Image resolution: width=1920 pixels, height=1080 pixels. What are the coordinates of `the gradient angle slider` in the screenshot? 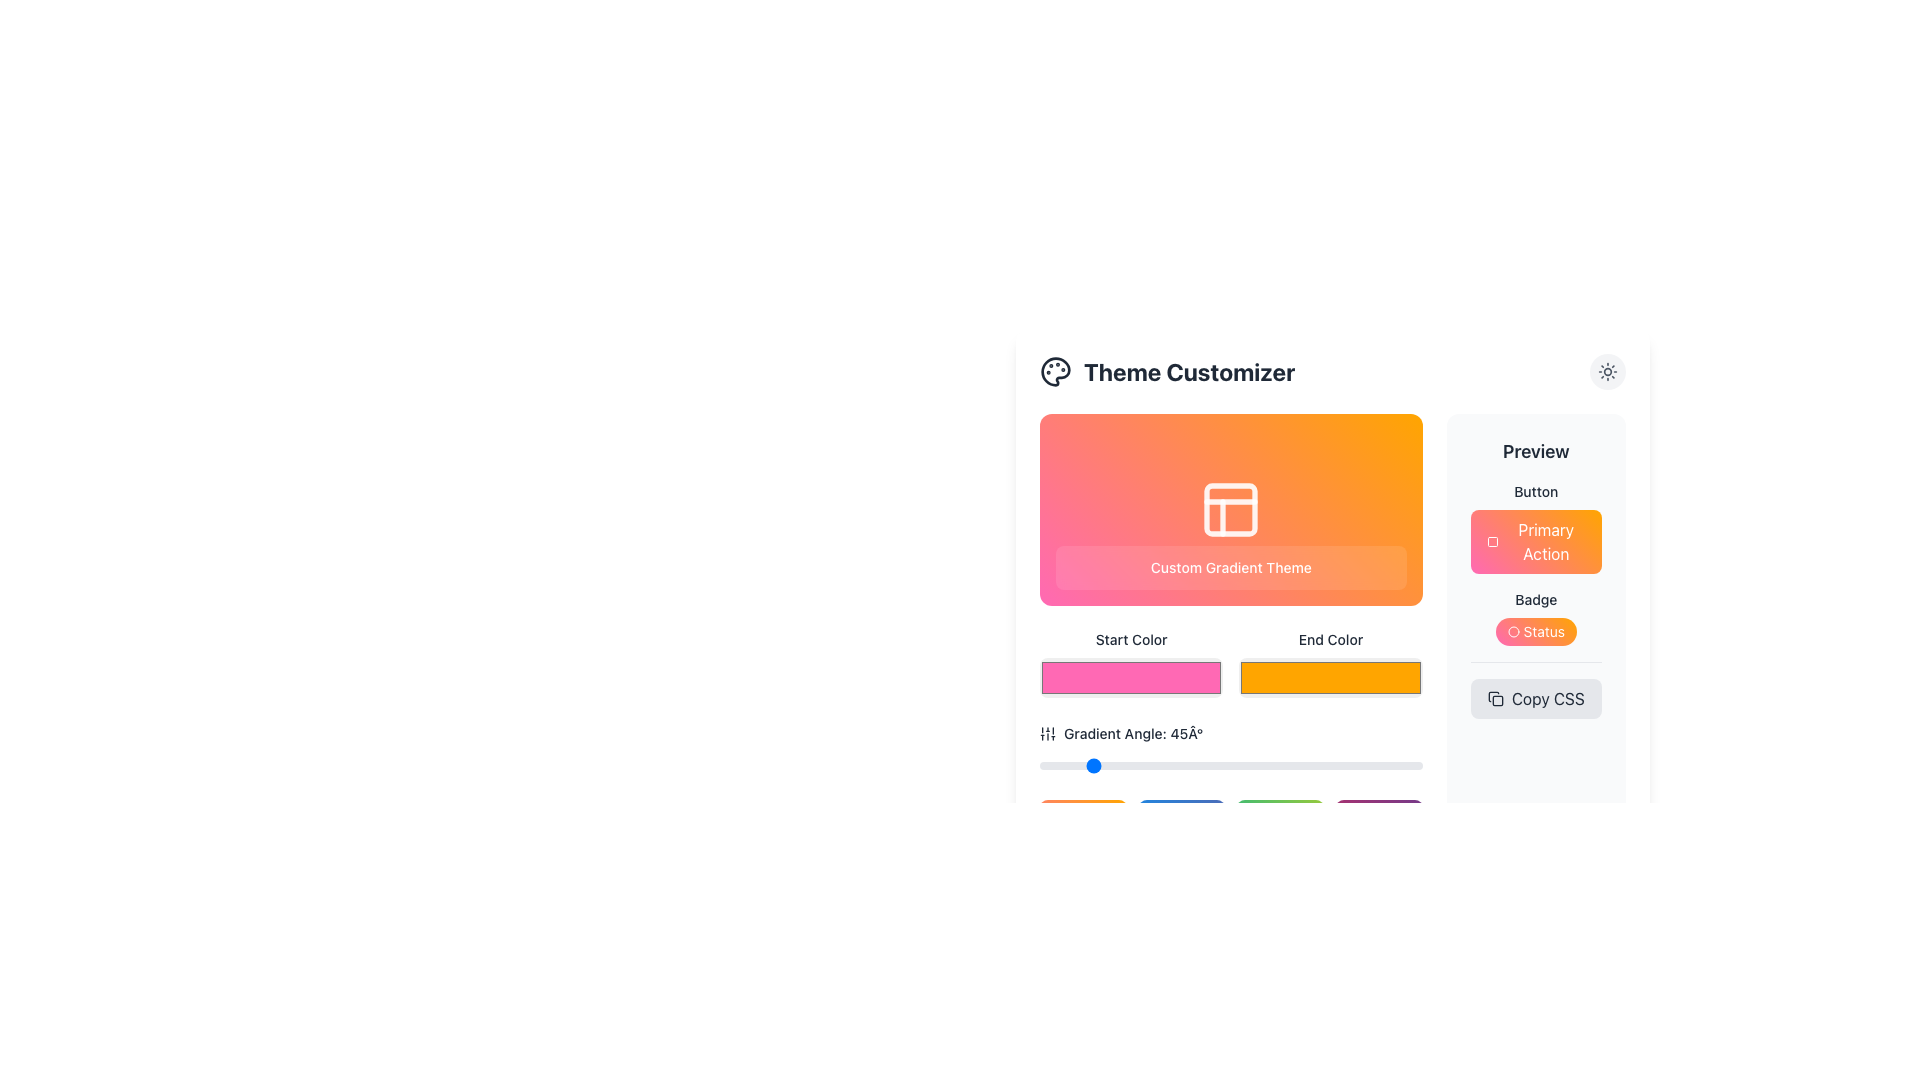 It's located at (1151, 765).